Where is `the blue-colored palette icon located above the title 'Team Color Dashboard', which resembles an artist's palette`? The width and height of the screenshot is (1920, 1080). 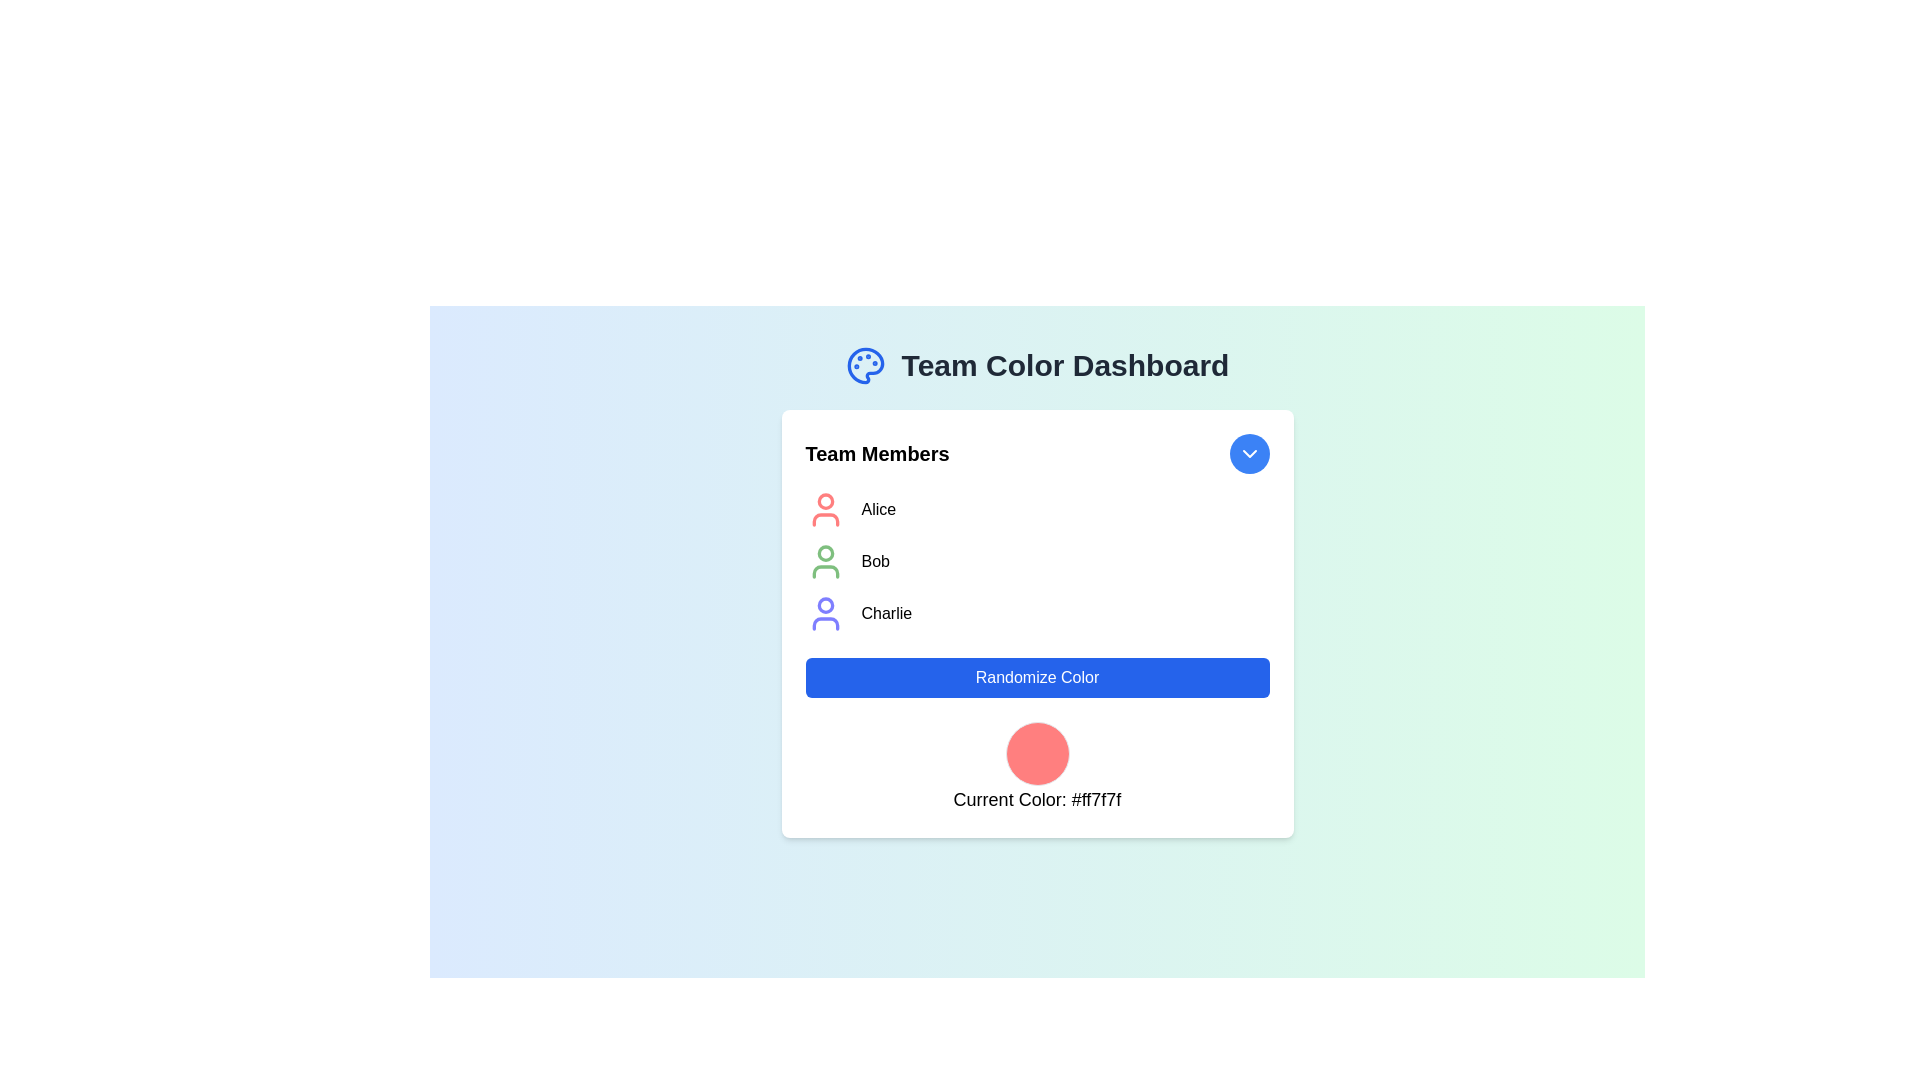 the blue-colored palette icon located above the title 'Team Color Dashboard', which resembles an artist's palette is located at coordinates (865, 366).